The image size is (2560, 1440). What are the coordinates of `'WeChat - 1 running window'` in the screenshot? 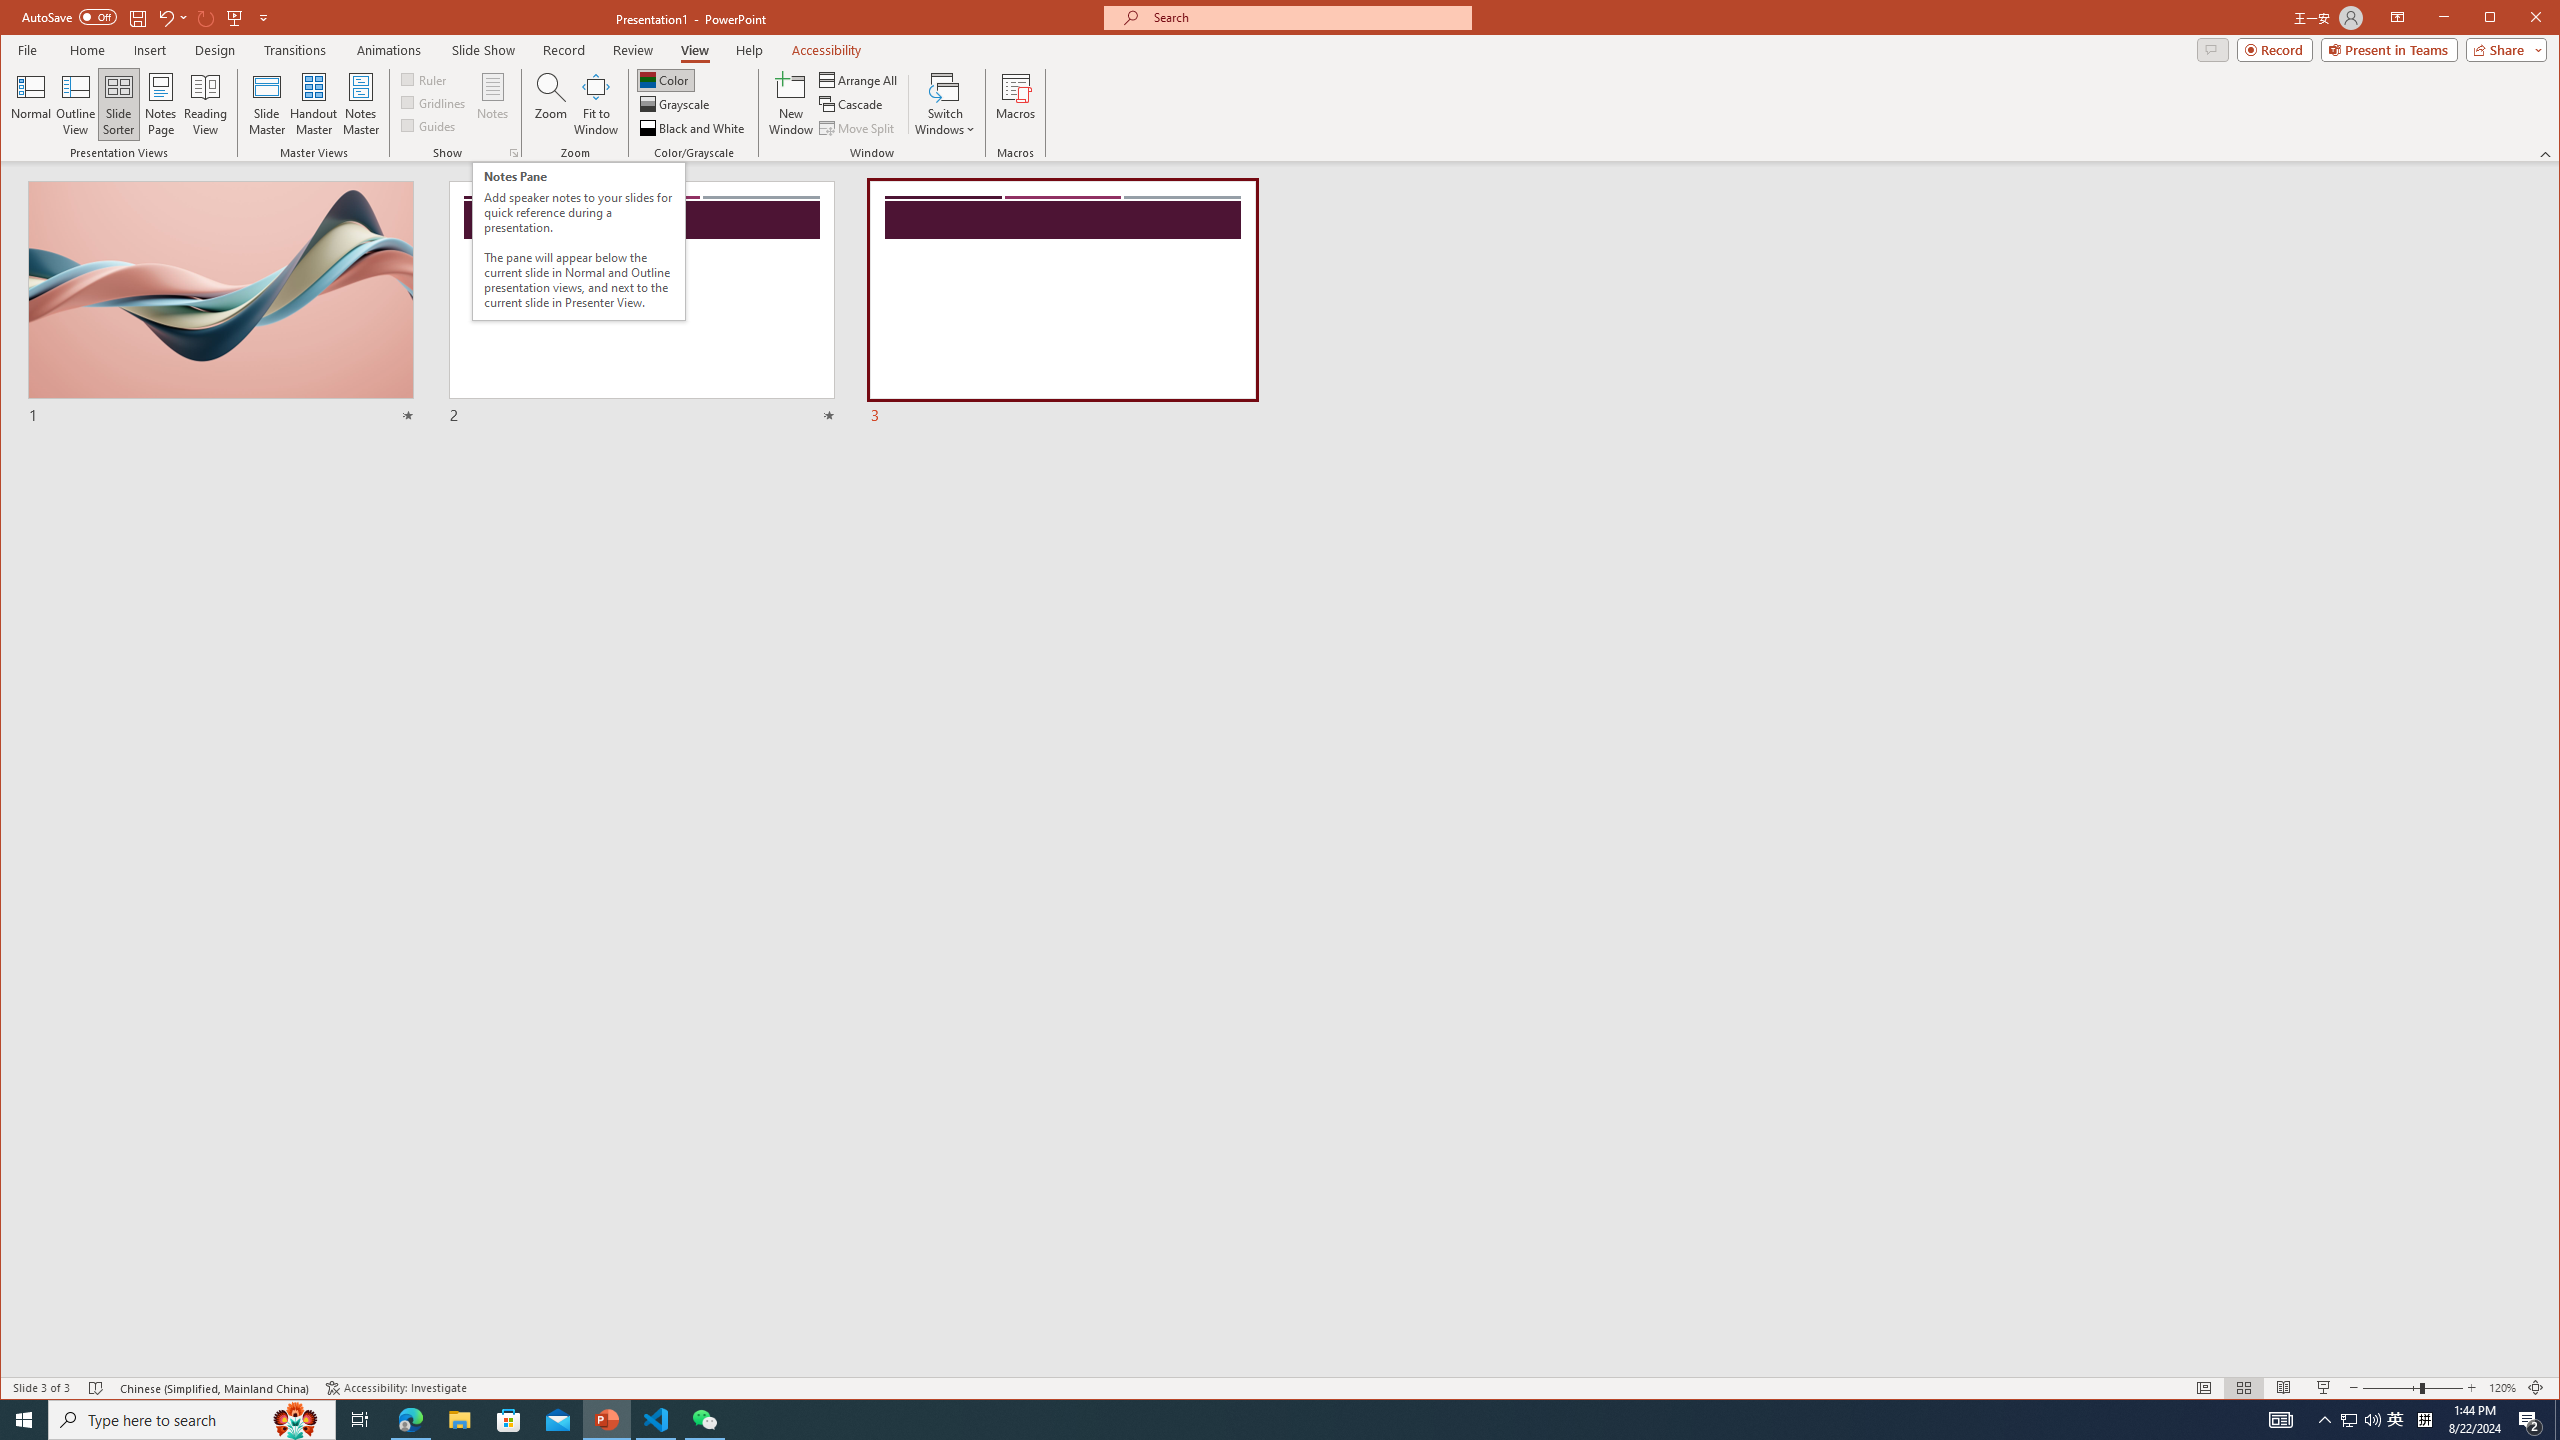 It's located at (705, 1418).